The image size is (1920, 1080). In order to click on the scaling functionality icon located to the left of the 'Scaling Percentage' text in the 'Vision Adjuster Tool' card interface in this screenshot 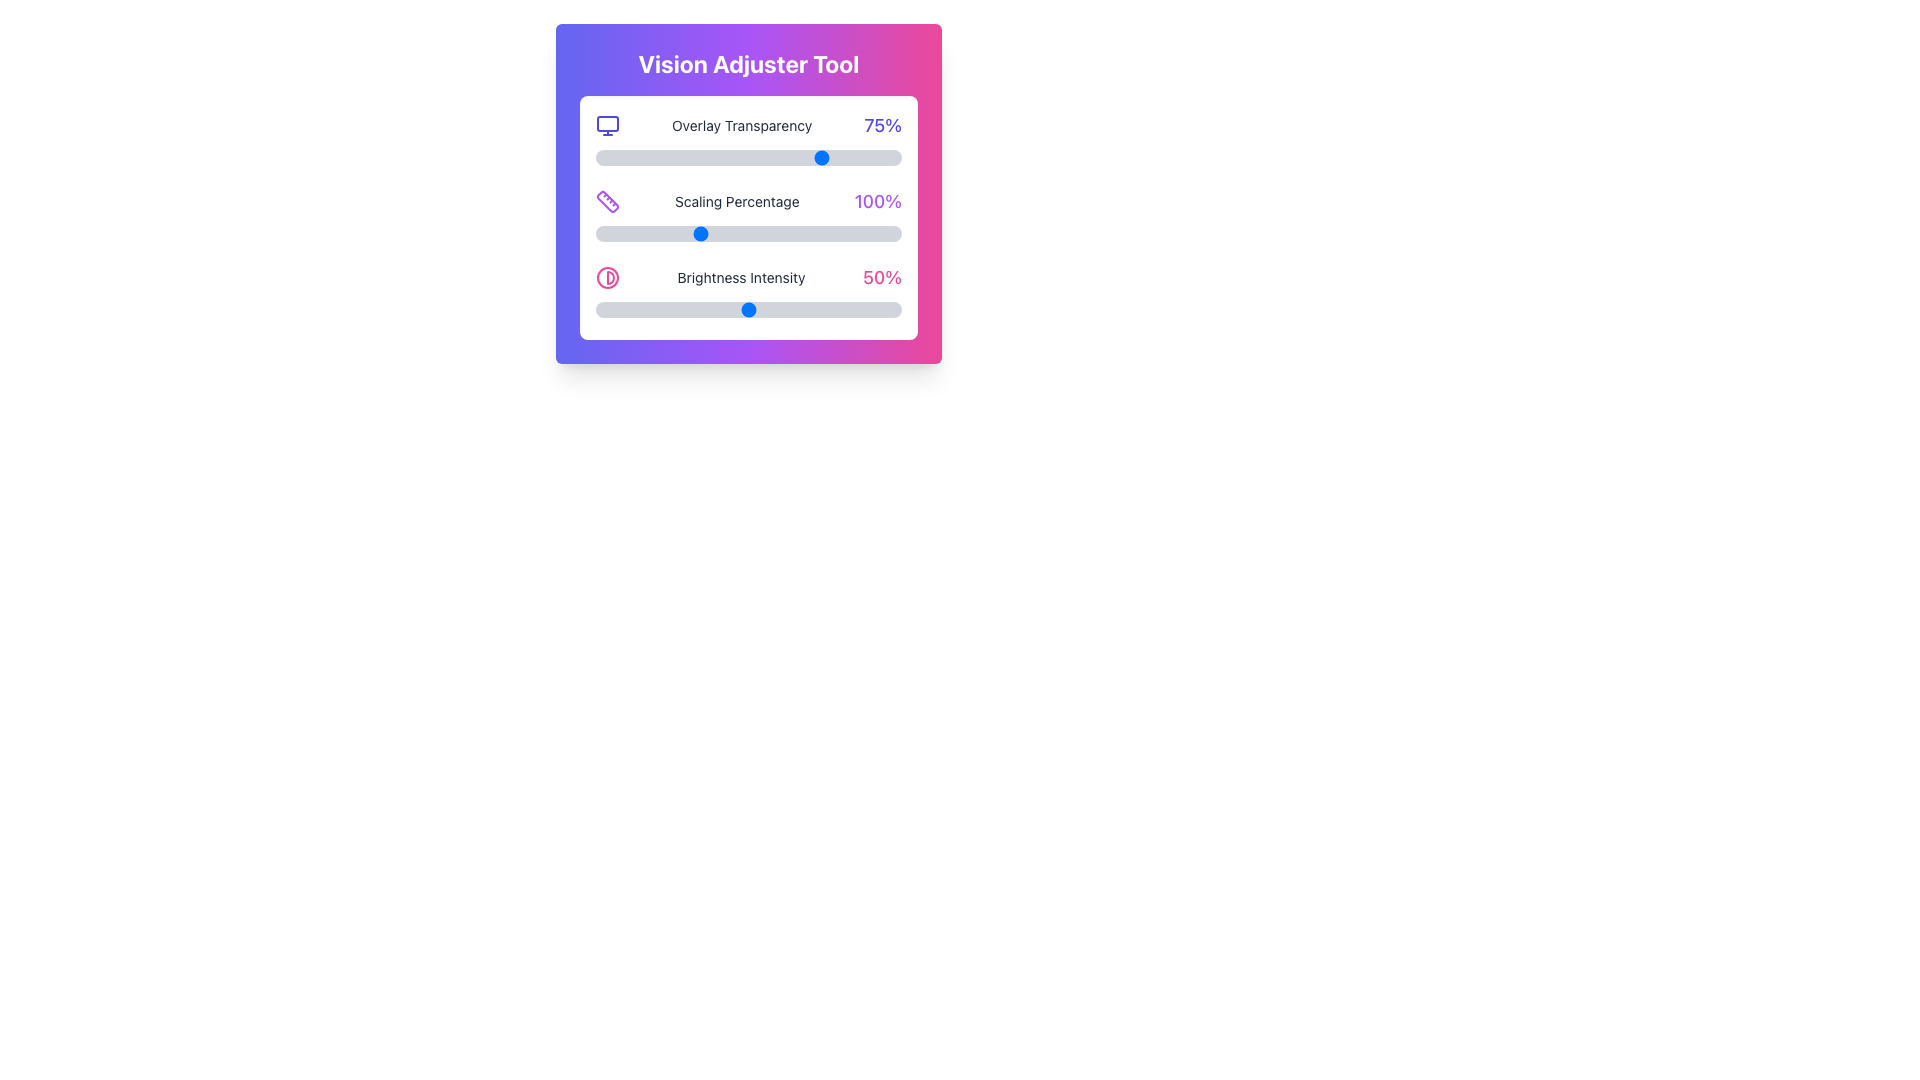, I will do `click(607, 201)`.